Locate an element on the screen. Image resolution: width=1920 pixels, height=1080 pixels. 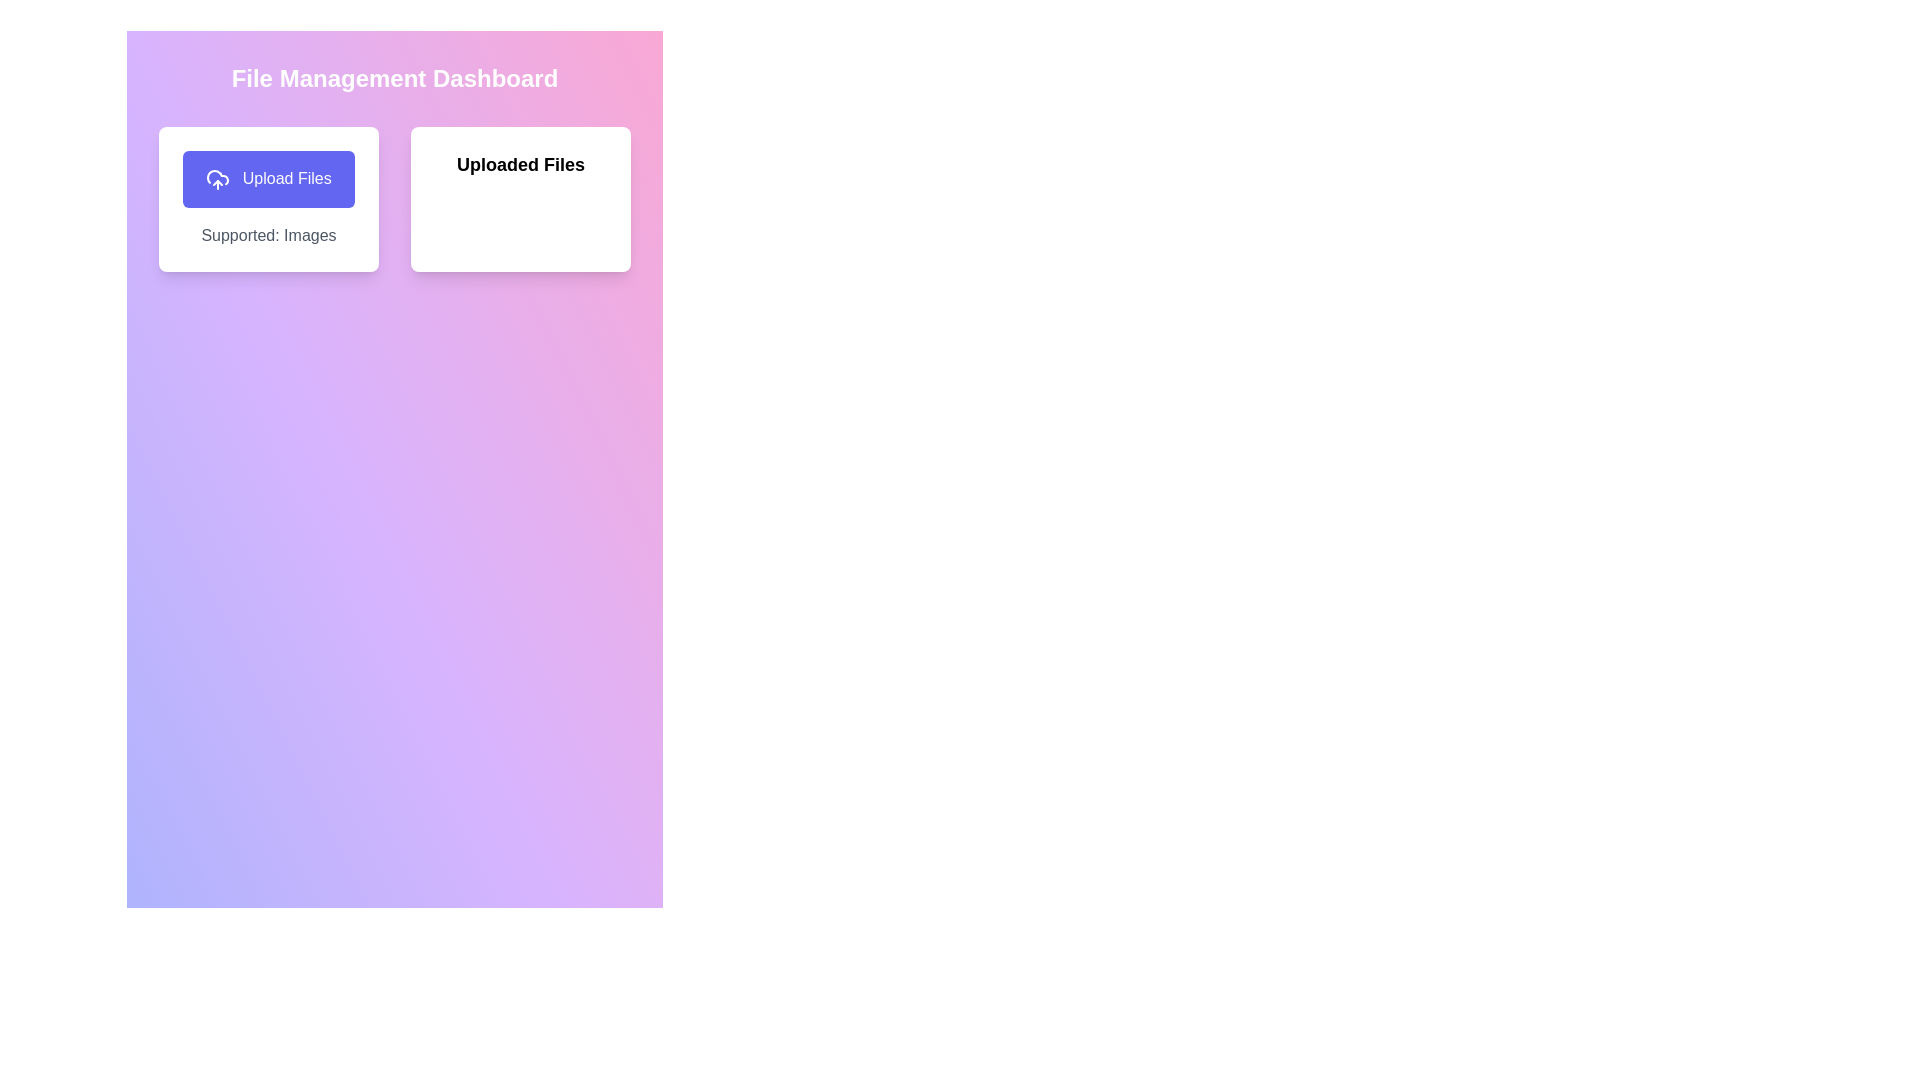
the 'Upload Files' button, which has a purple background, a cloud icon with an upward arrow, and white text, to initiate a file upload is located at coordinates (267, 177).